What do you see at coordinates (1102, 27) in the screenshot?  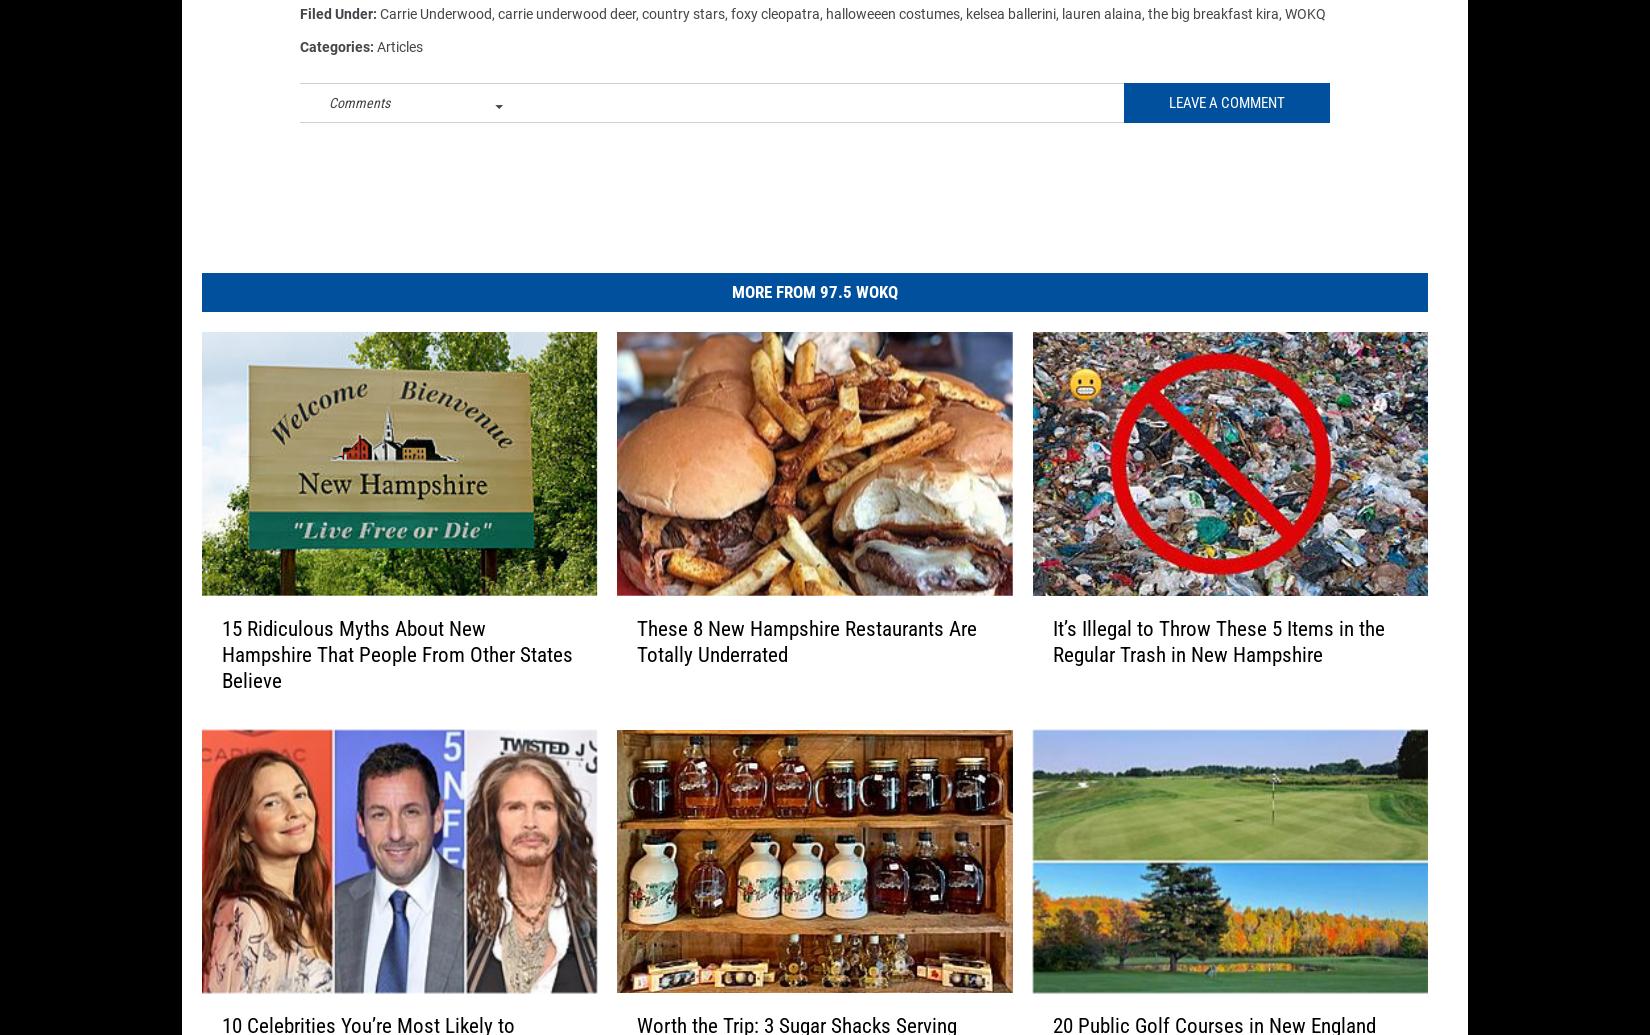 I see `'lauren alaina'` at bounding box center [1102, 27].